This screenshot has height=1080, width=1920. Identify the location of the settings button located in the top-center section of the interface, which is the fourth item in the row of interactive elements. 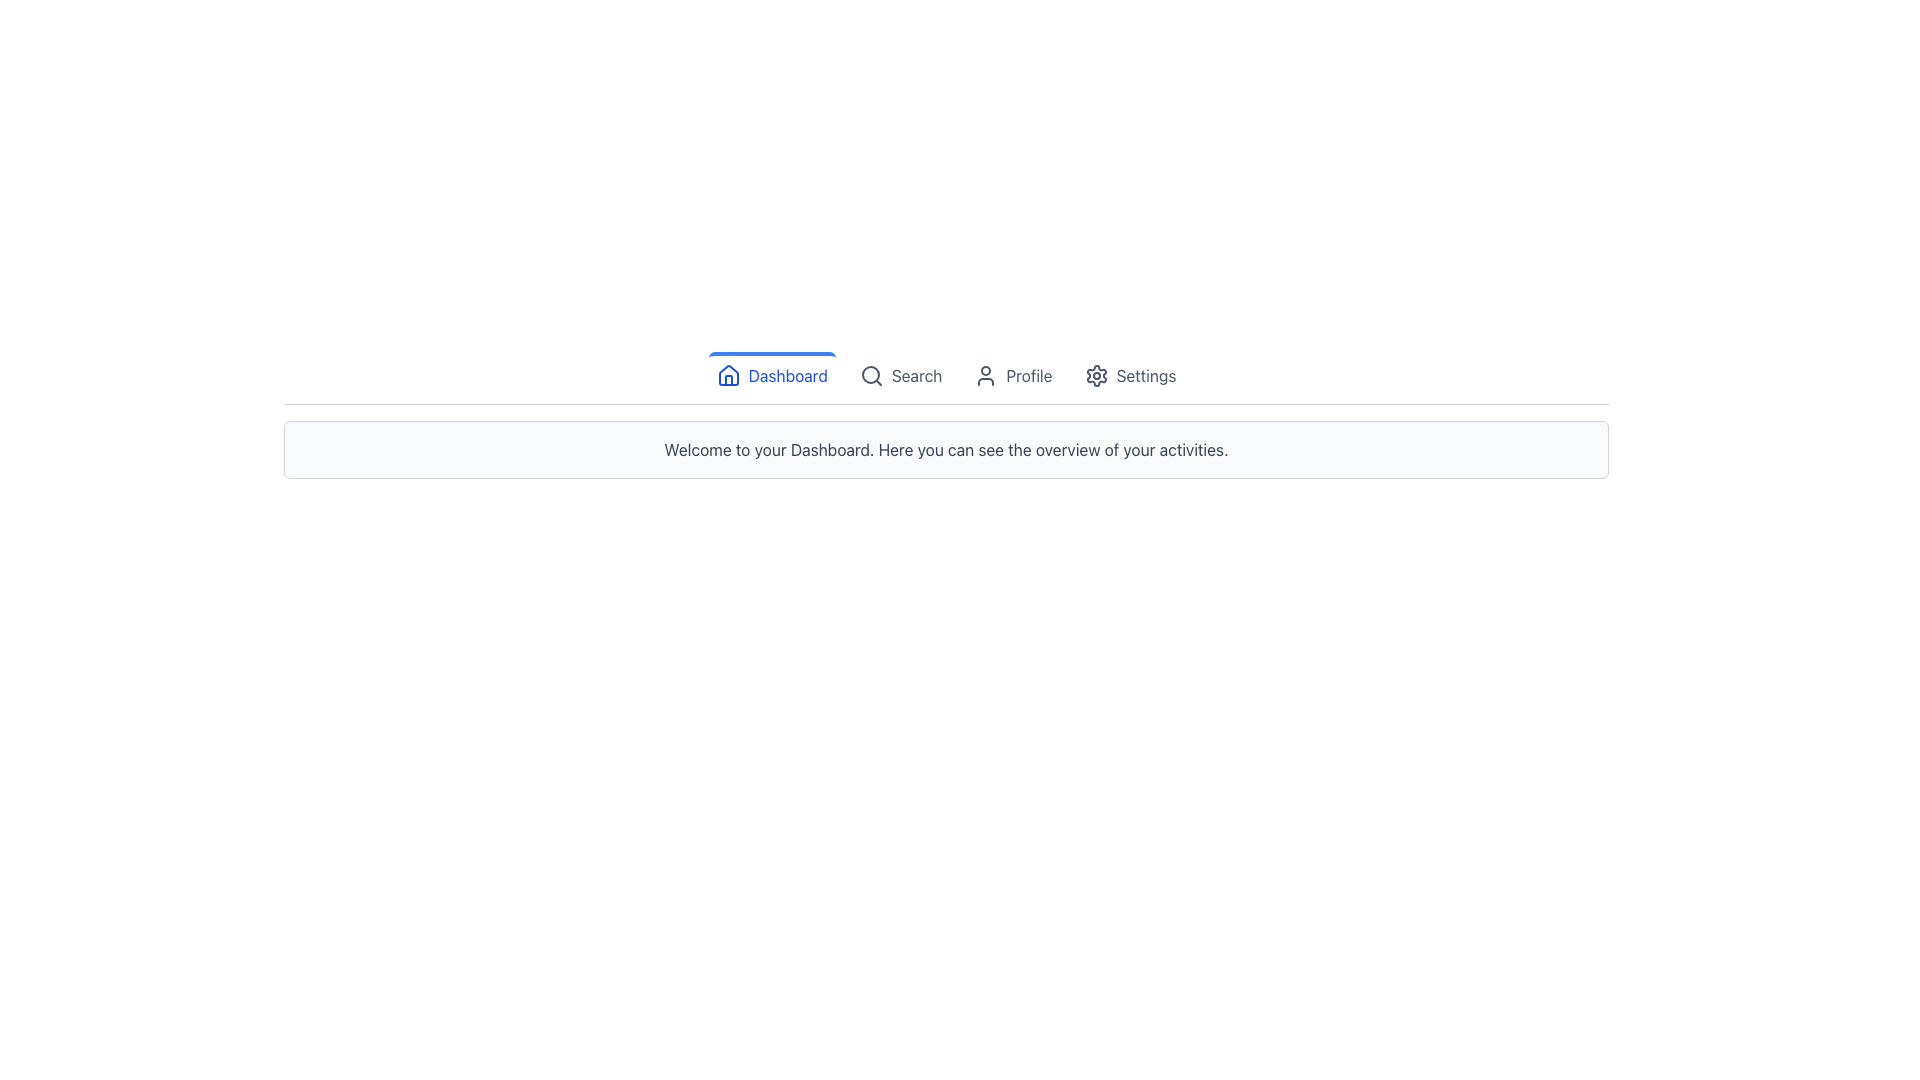
(1130, 374).